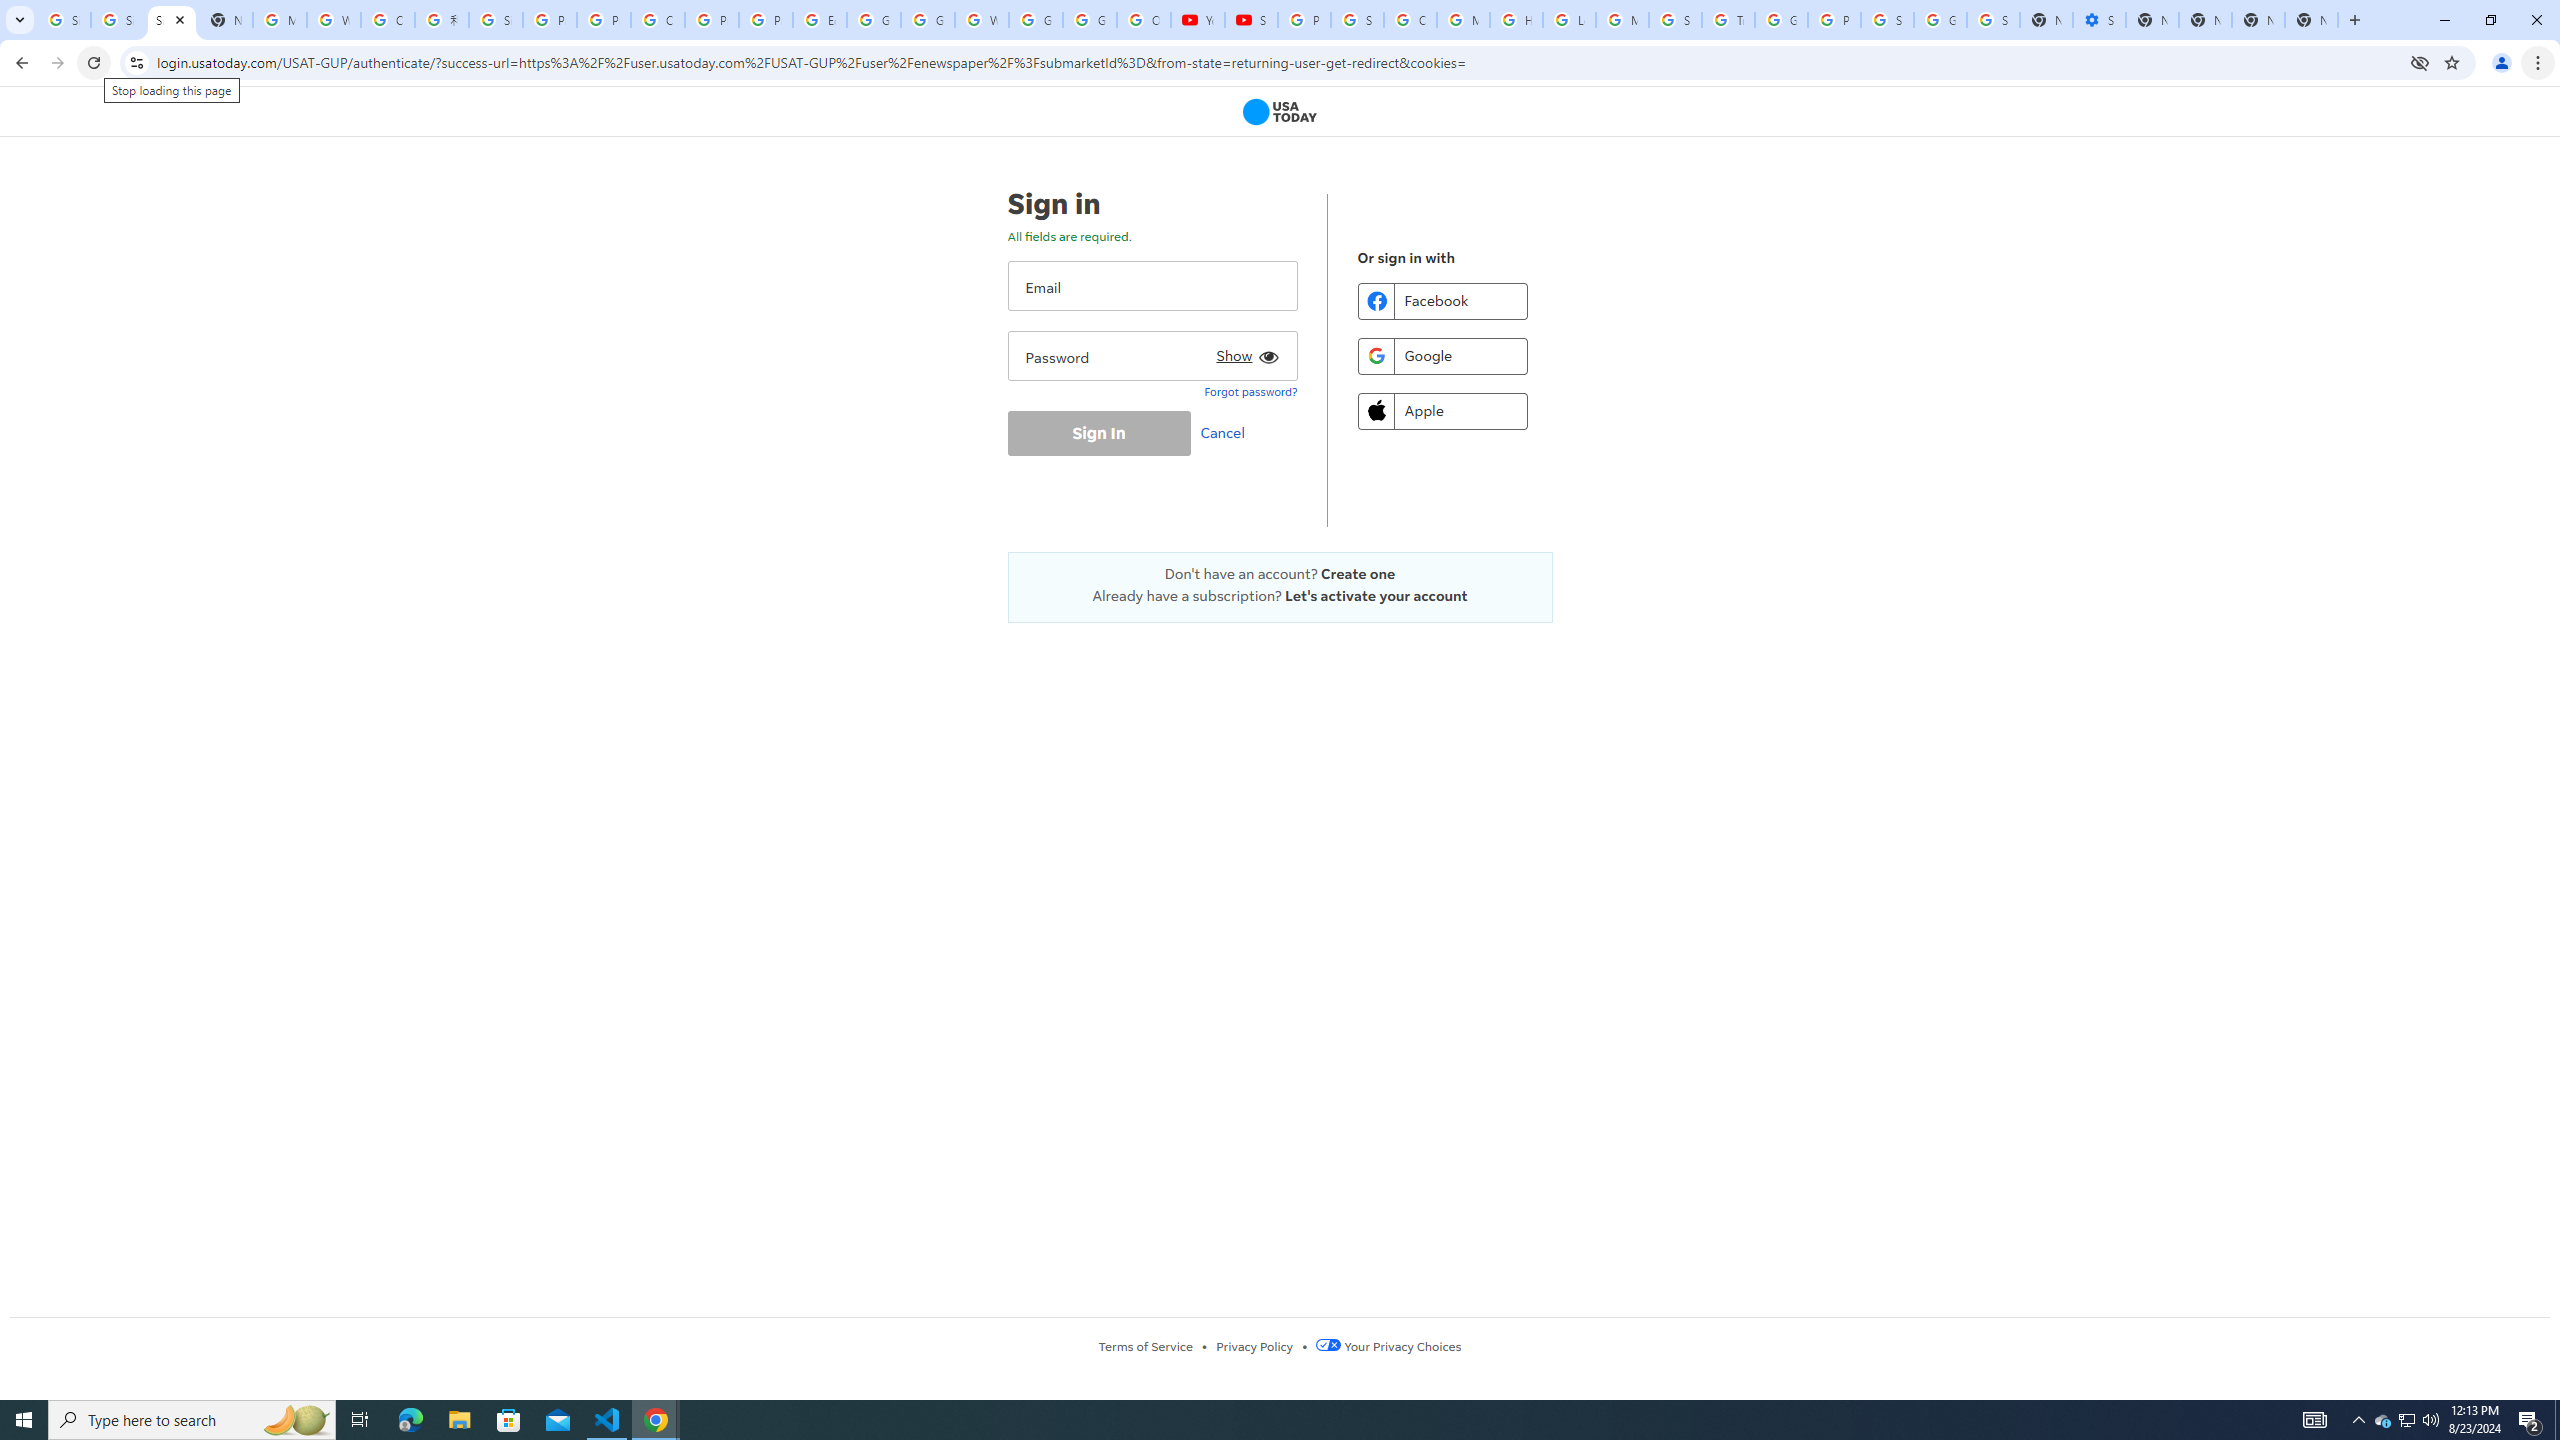 The width and height of the screenshot is (2560, 1440). What do you see at coordinates (1728, 19) in the screenshot?
I see `'Trusted Information and Content - Google Safety Center'` at bounding box center [1728, 19].